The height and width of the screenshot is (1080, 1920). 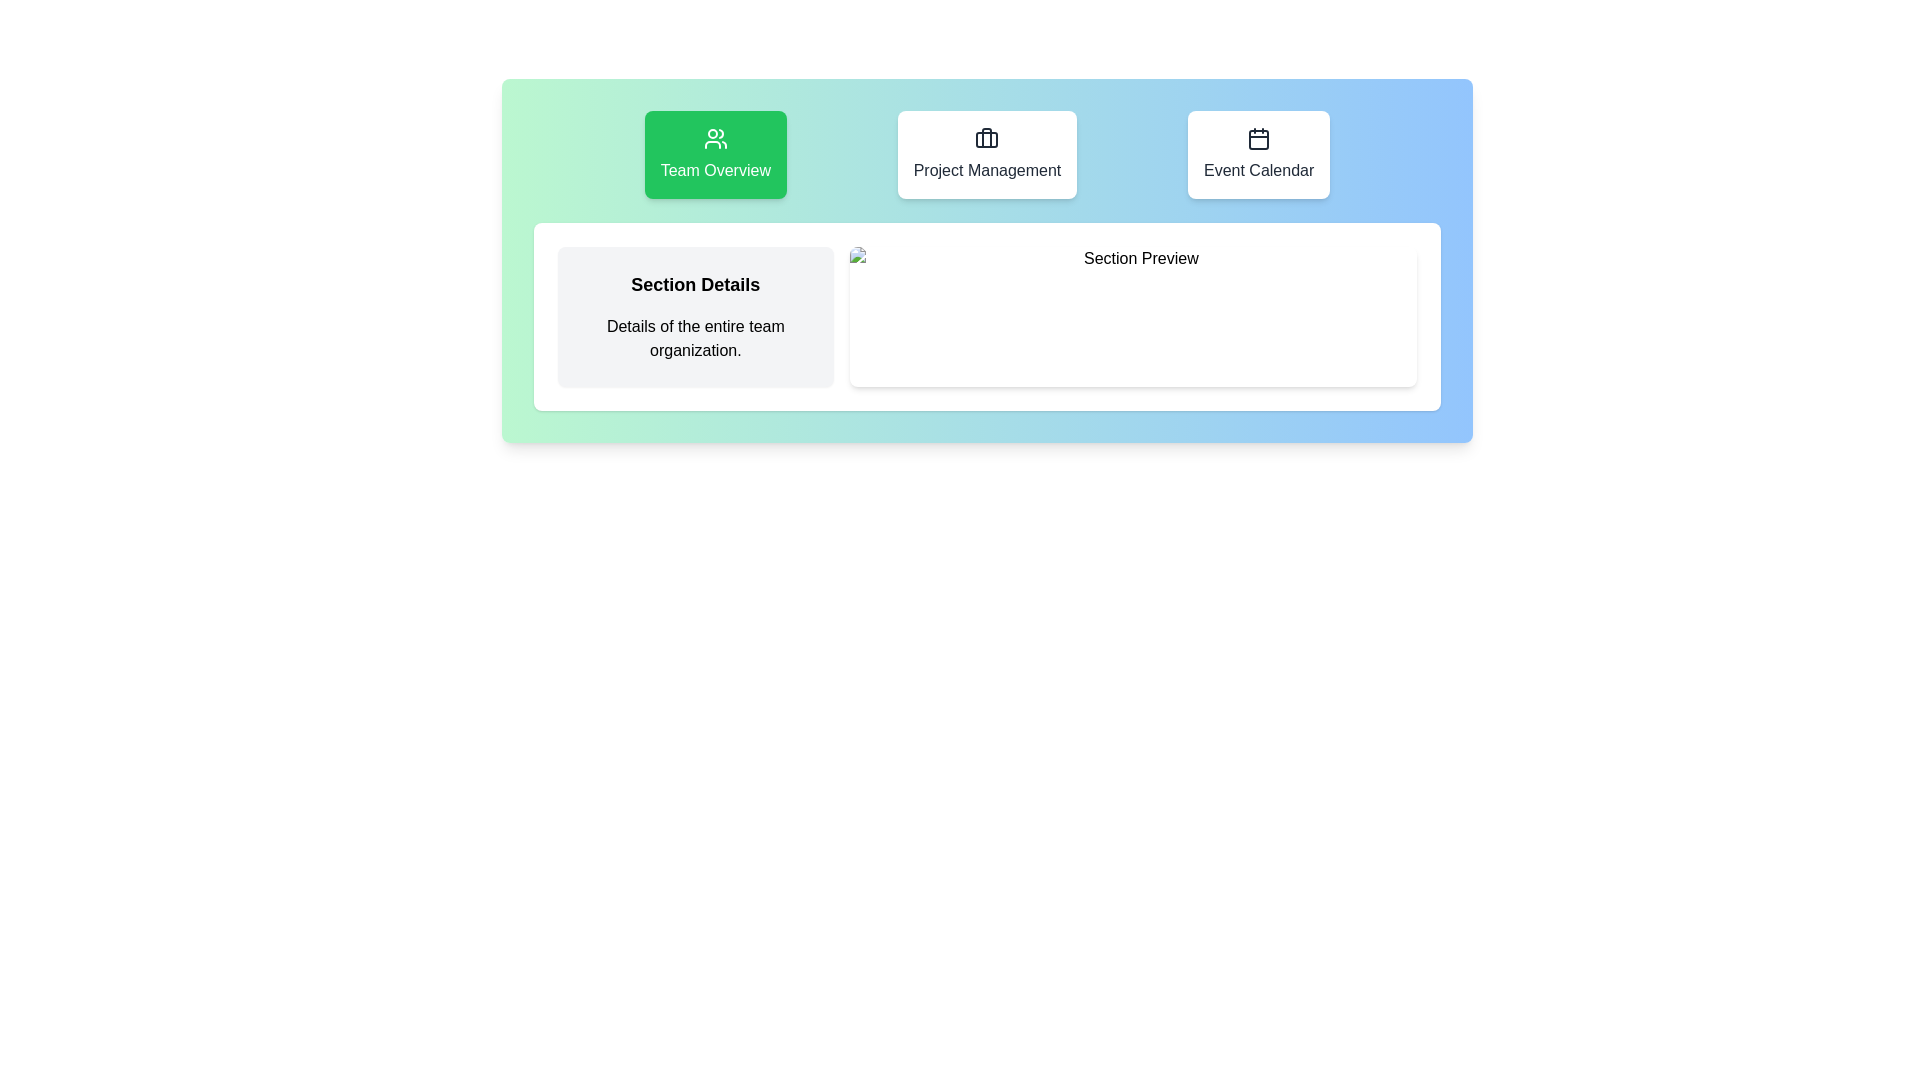 What do you see at coordinates (987, 137) in the screenshot?
I see `the vertical line in the middle of the suitcase icon representing project management functionality` at bounding box center [987, 137].